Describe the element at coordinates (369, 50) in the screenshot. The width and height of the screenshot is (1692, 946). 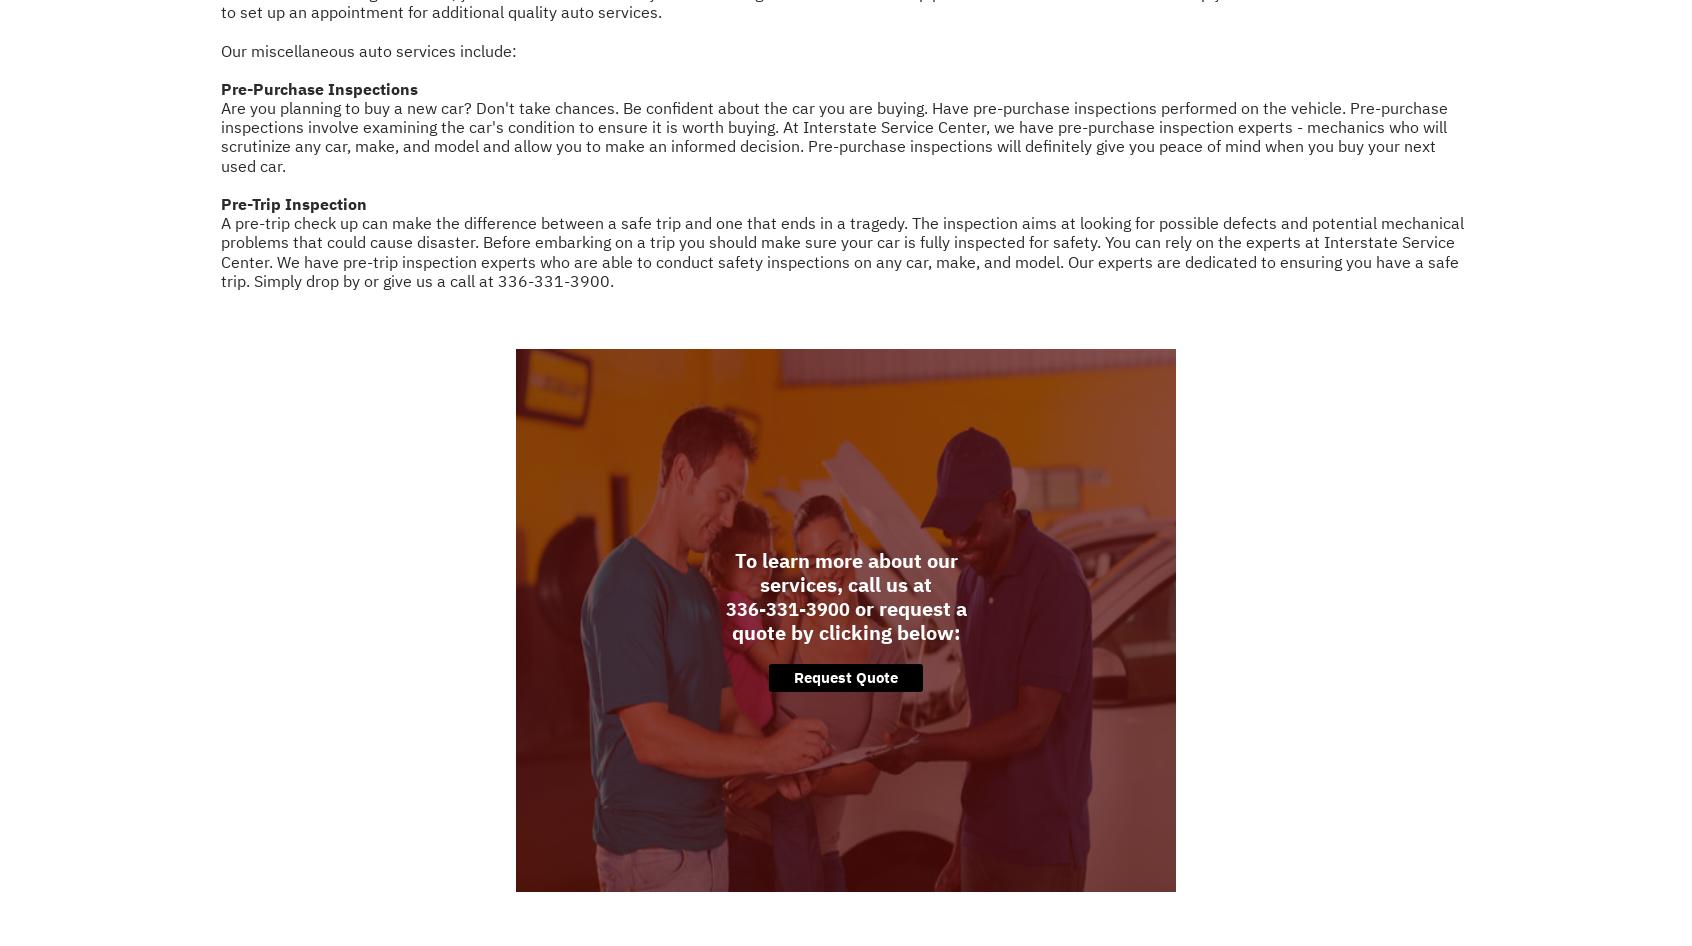
I see `'Our miscellaneous auto services include:'` at that location.